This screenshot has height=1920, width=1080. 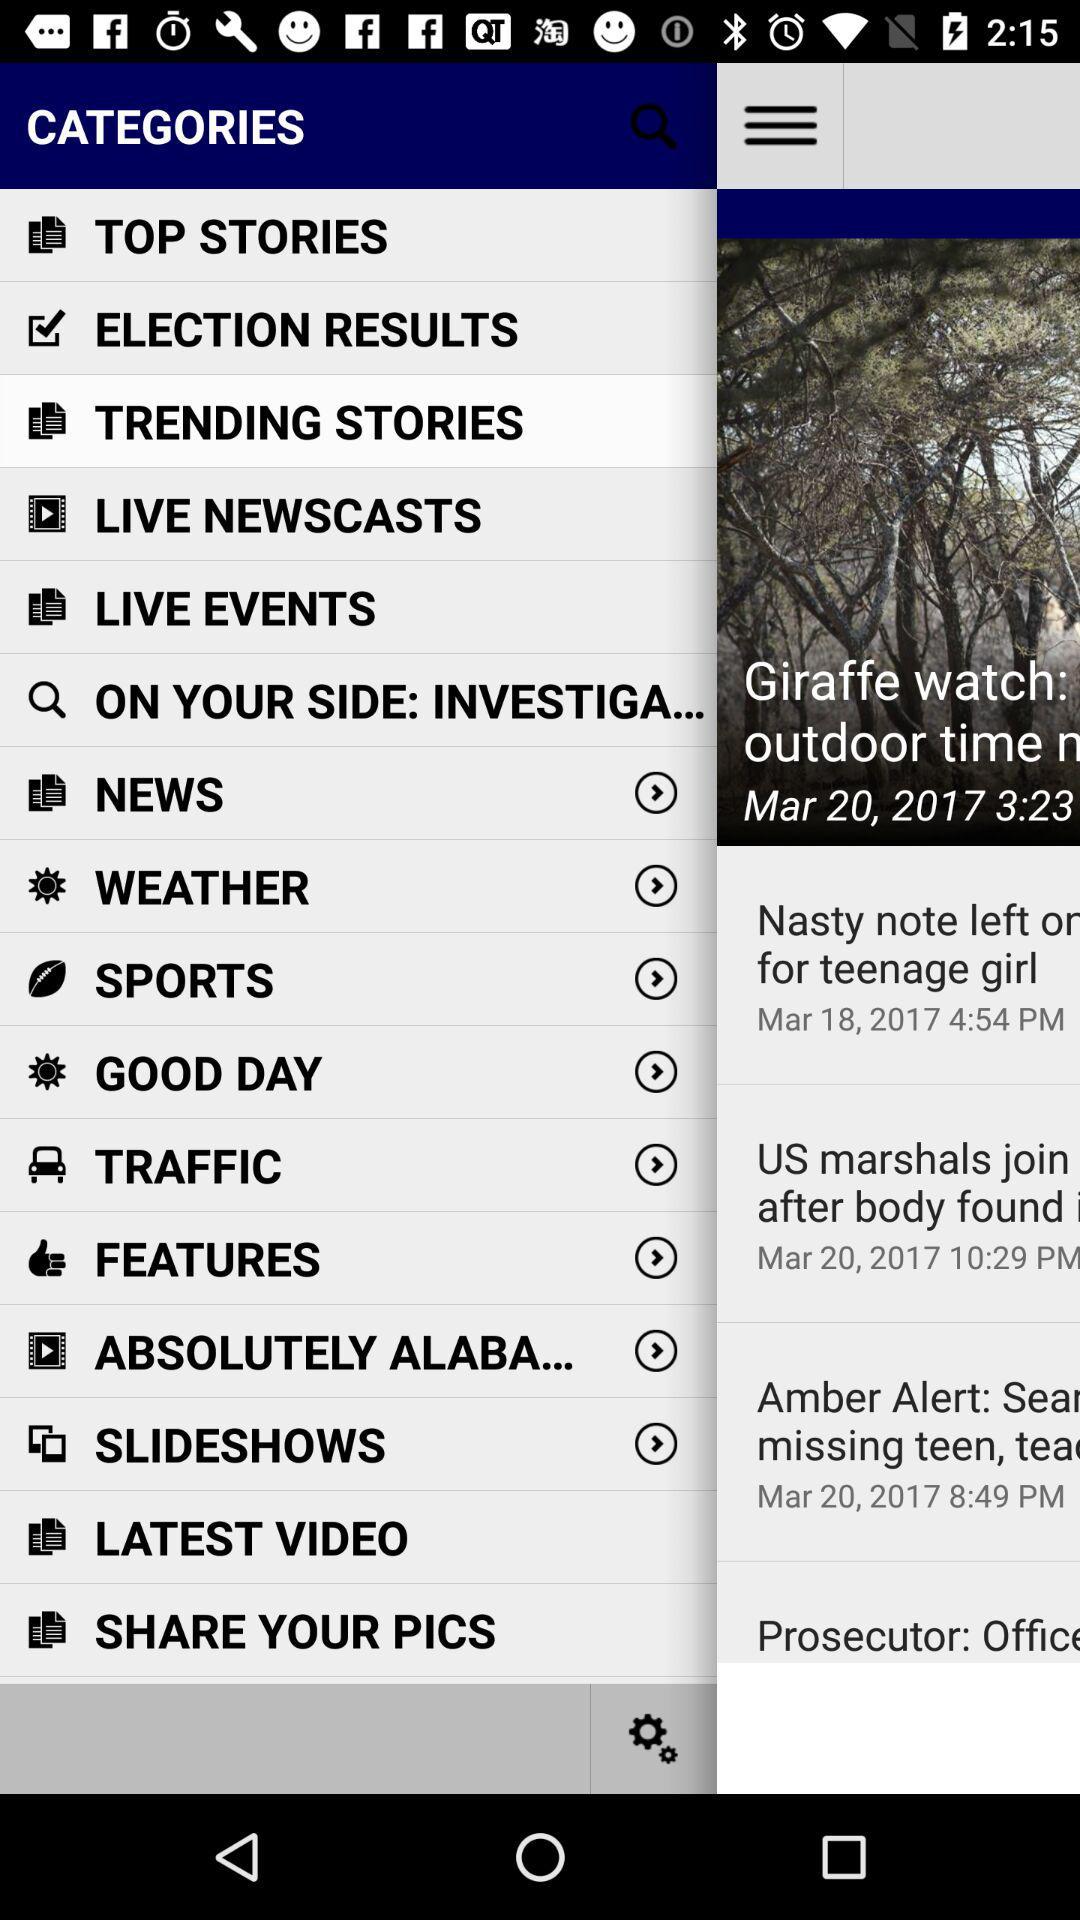 What do you see at coordinates (778, 124) in the screenshot?
I see `the menu icon` at bounding box center [778, 124].